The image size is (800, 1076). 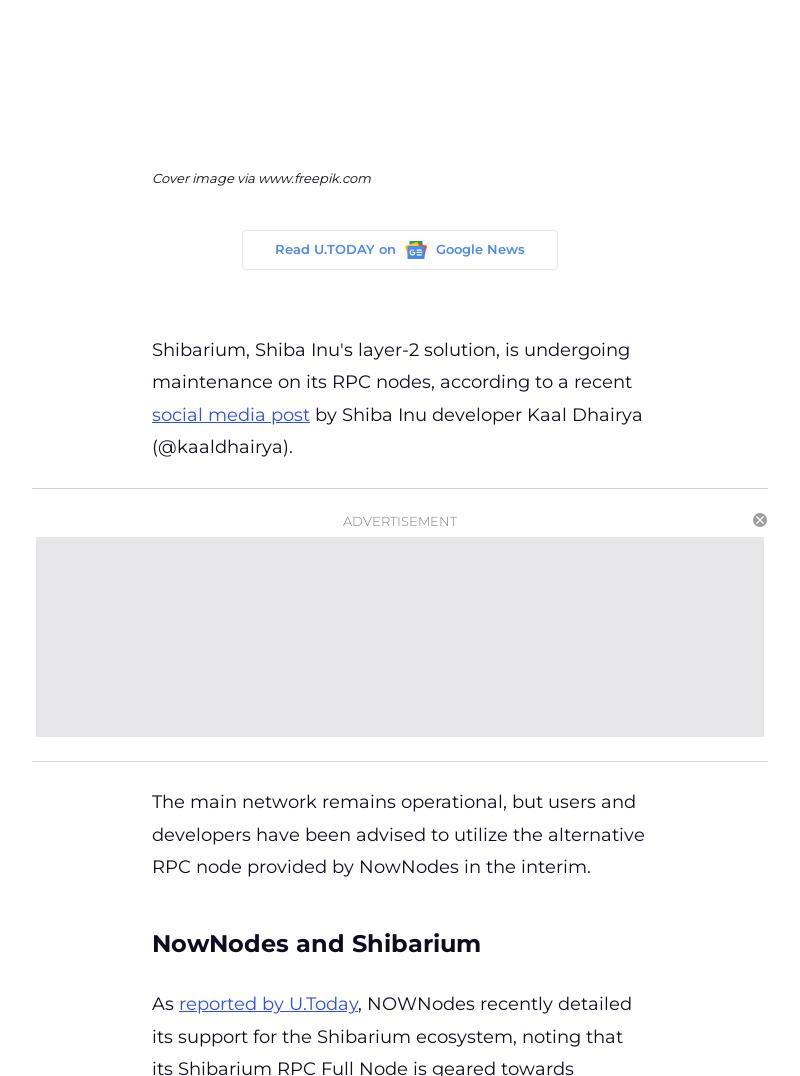 What do you see at coordinates (152, 1003) in the screenshot?
I see `'As'` at bounding box center [152, 1003].